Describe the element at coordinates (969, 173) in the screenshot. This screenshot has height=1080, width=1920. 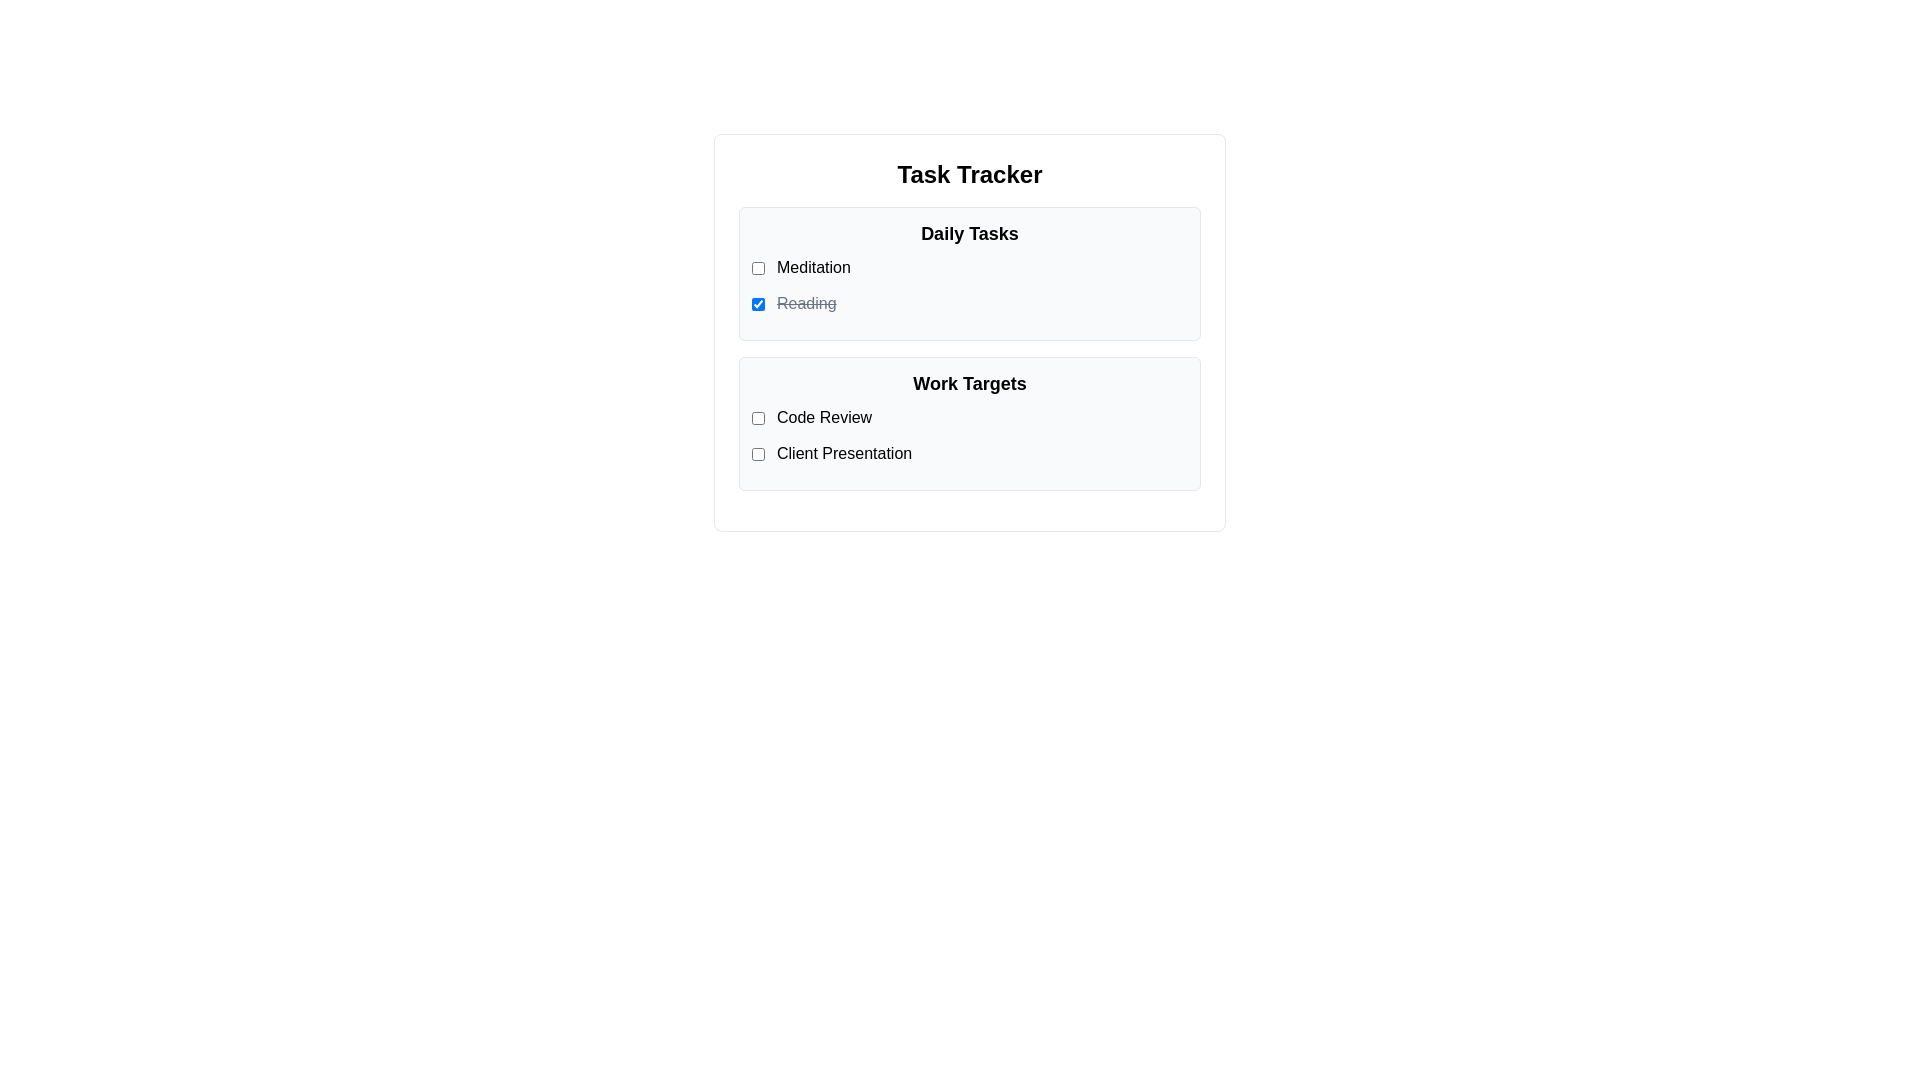
I see `the header text 'Task Tracker', which is styled in a large bold font and serves as the title of the section` at that location.